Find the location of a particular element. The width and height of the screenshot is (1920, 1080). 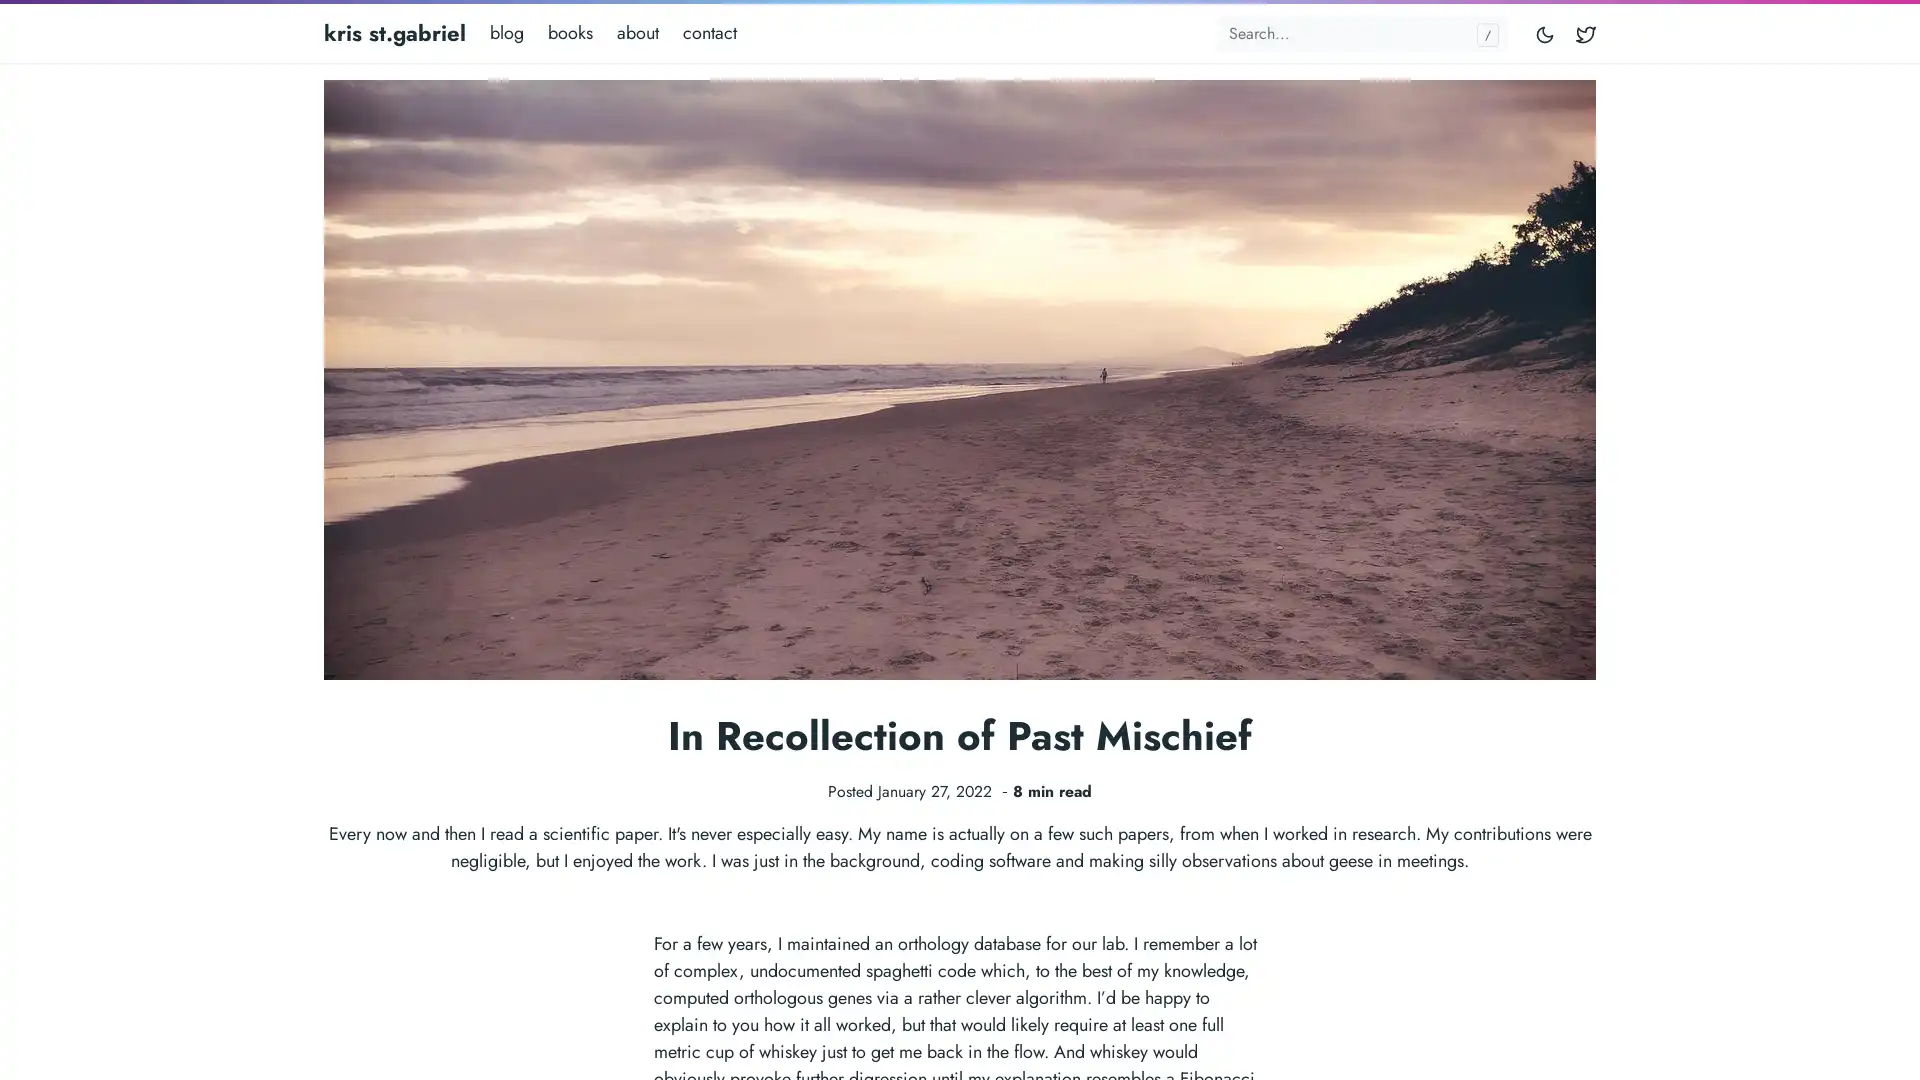

Toggle mode is located at coordinates (1544, 33).